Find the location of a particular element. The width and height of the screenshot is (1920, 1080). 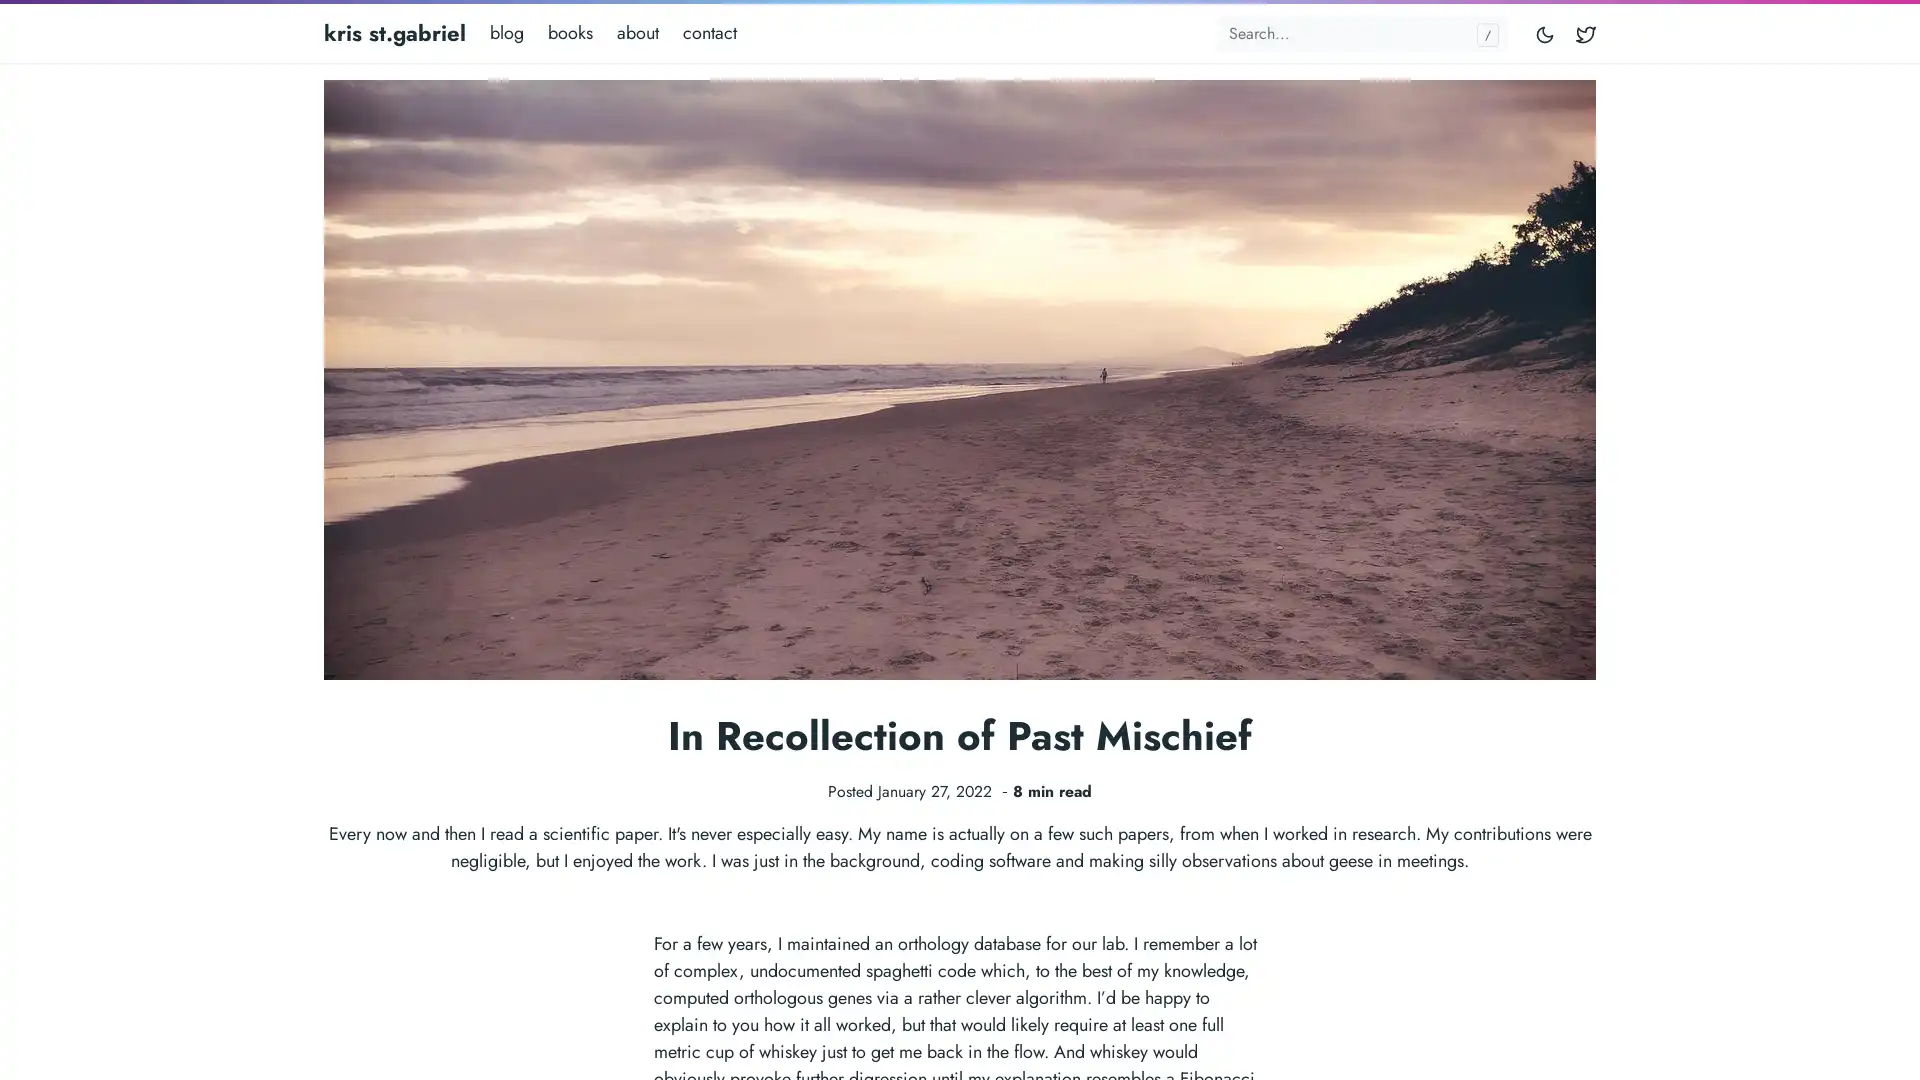

Toggle mode is located at coordinates (1544, 33).